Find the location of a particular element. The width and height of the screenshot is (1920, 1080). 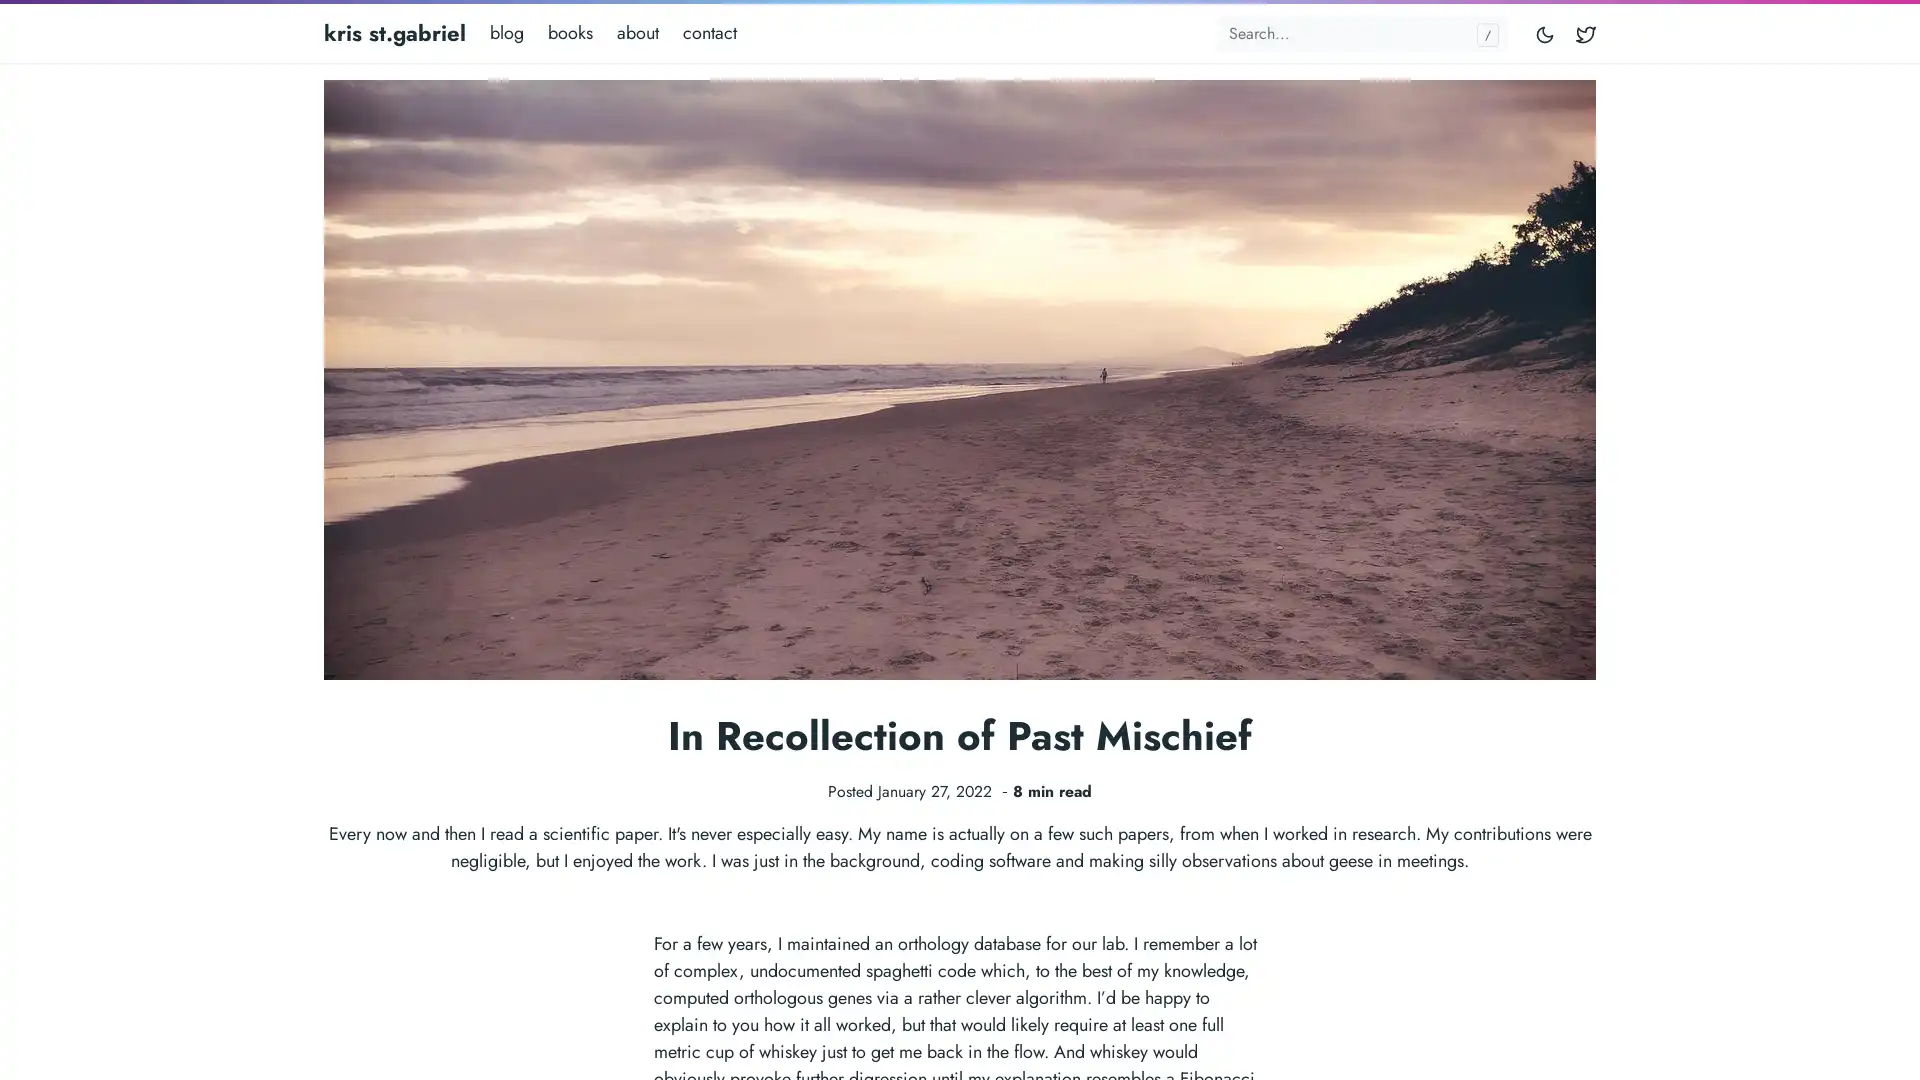

Toggle mode is located at coordinates (1544, 33).